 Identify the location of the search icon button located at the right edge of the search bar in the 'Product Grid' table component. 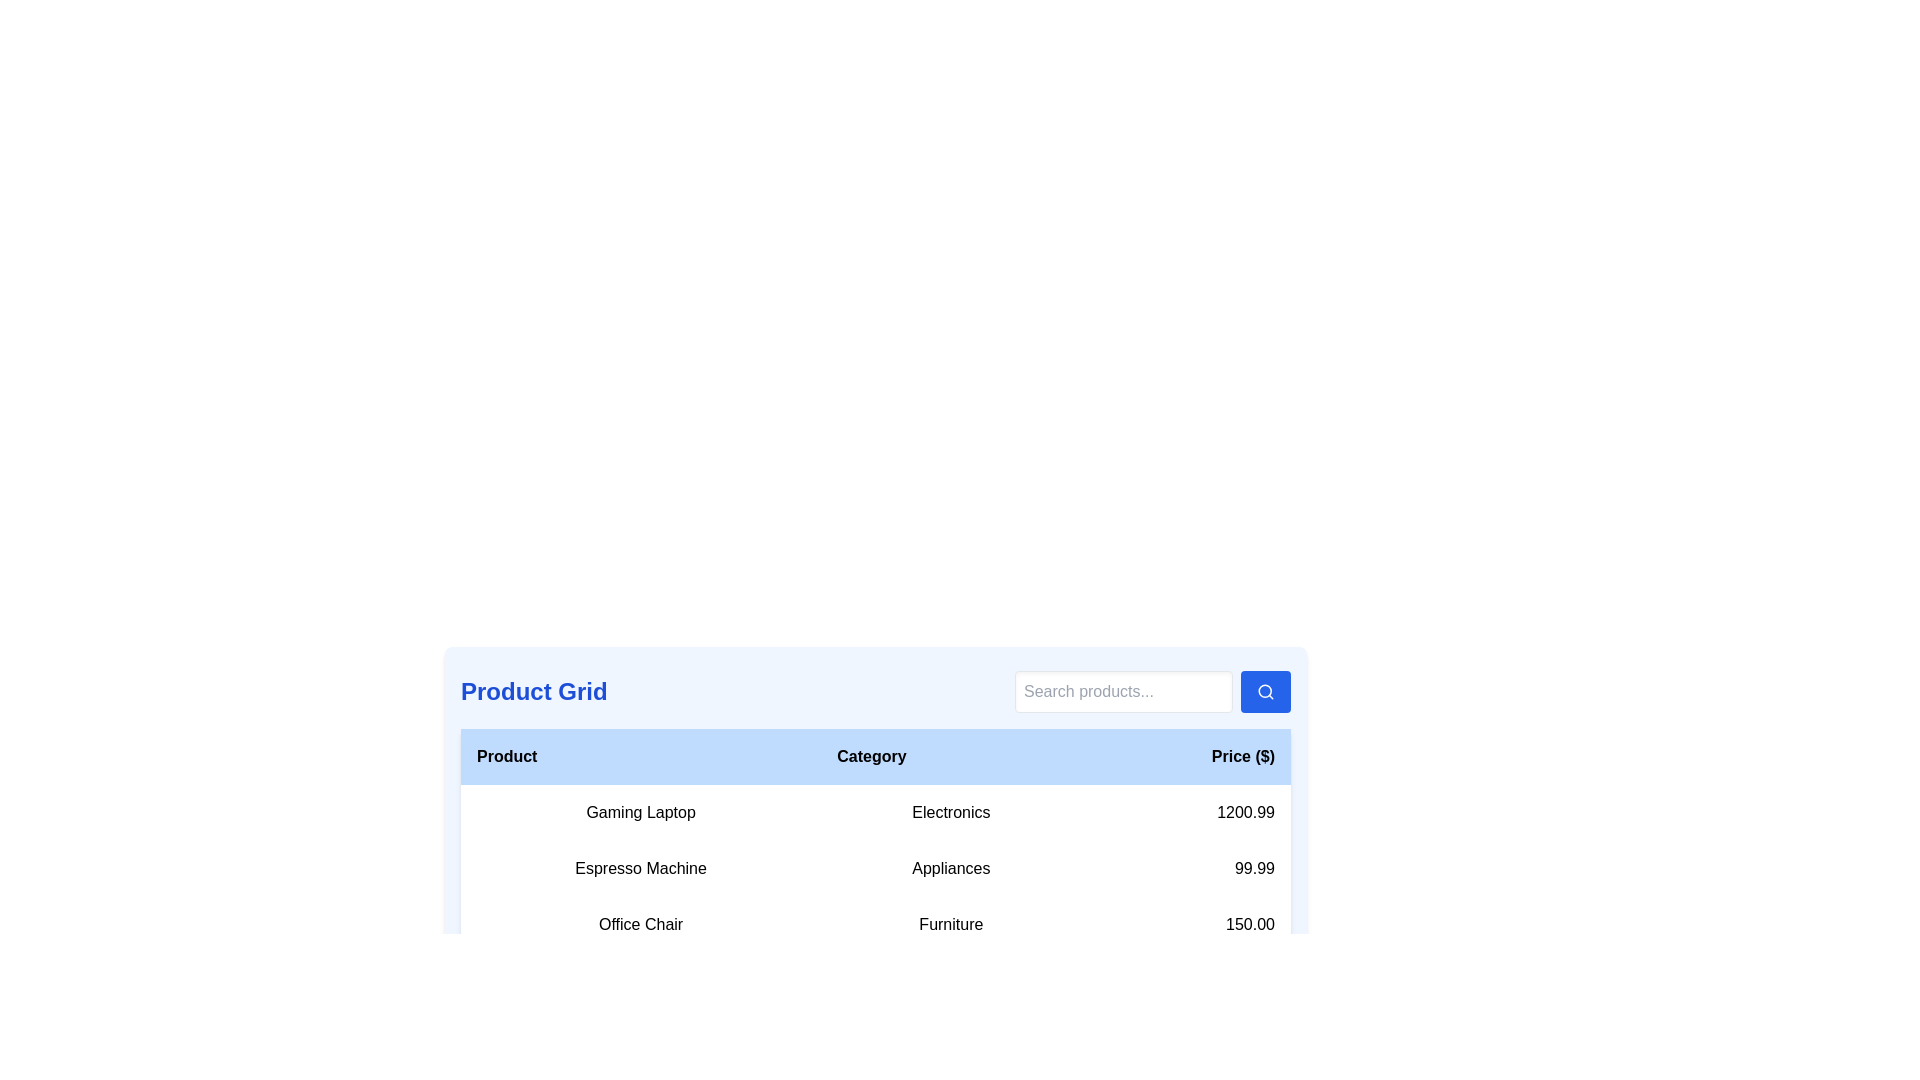
(1265, 690).